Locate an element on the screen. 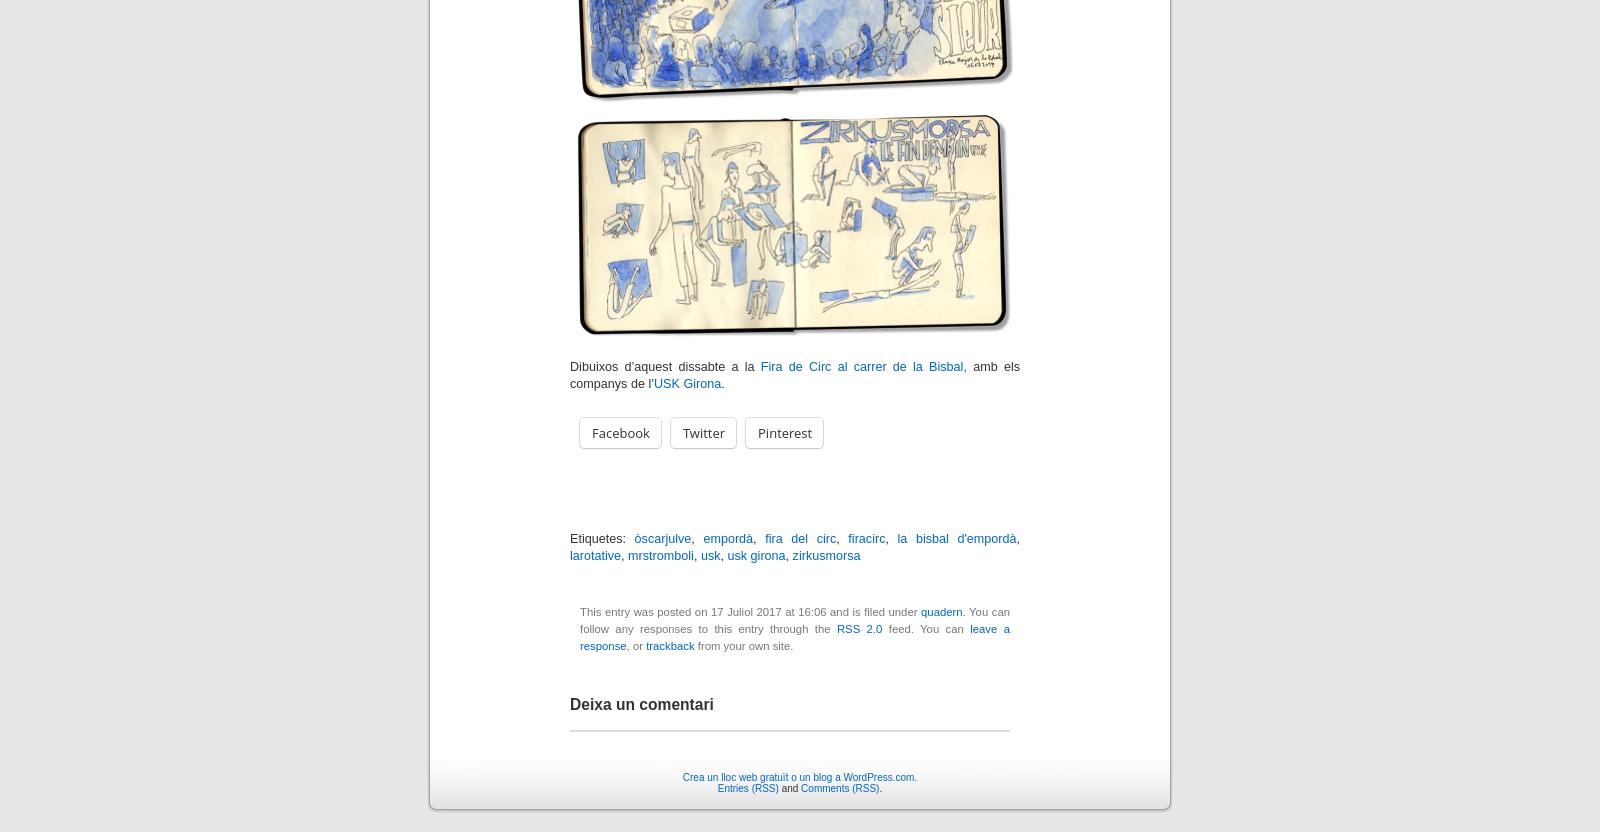 This screenshot has width=1600, height=832. 'leave a response' is located at coordinates (795, 637).